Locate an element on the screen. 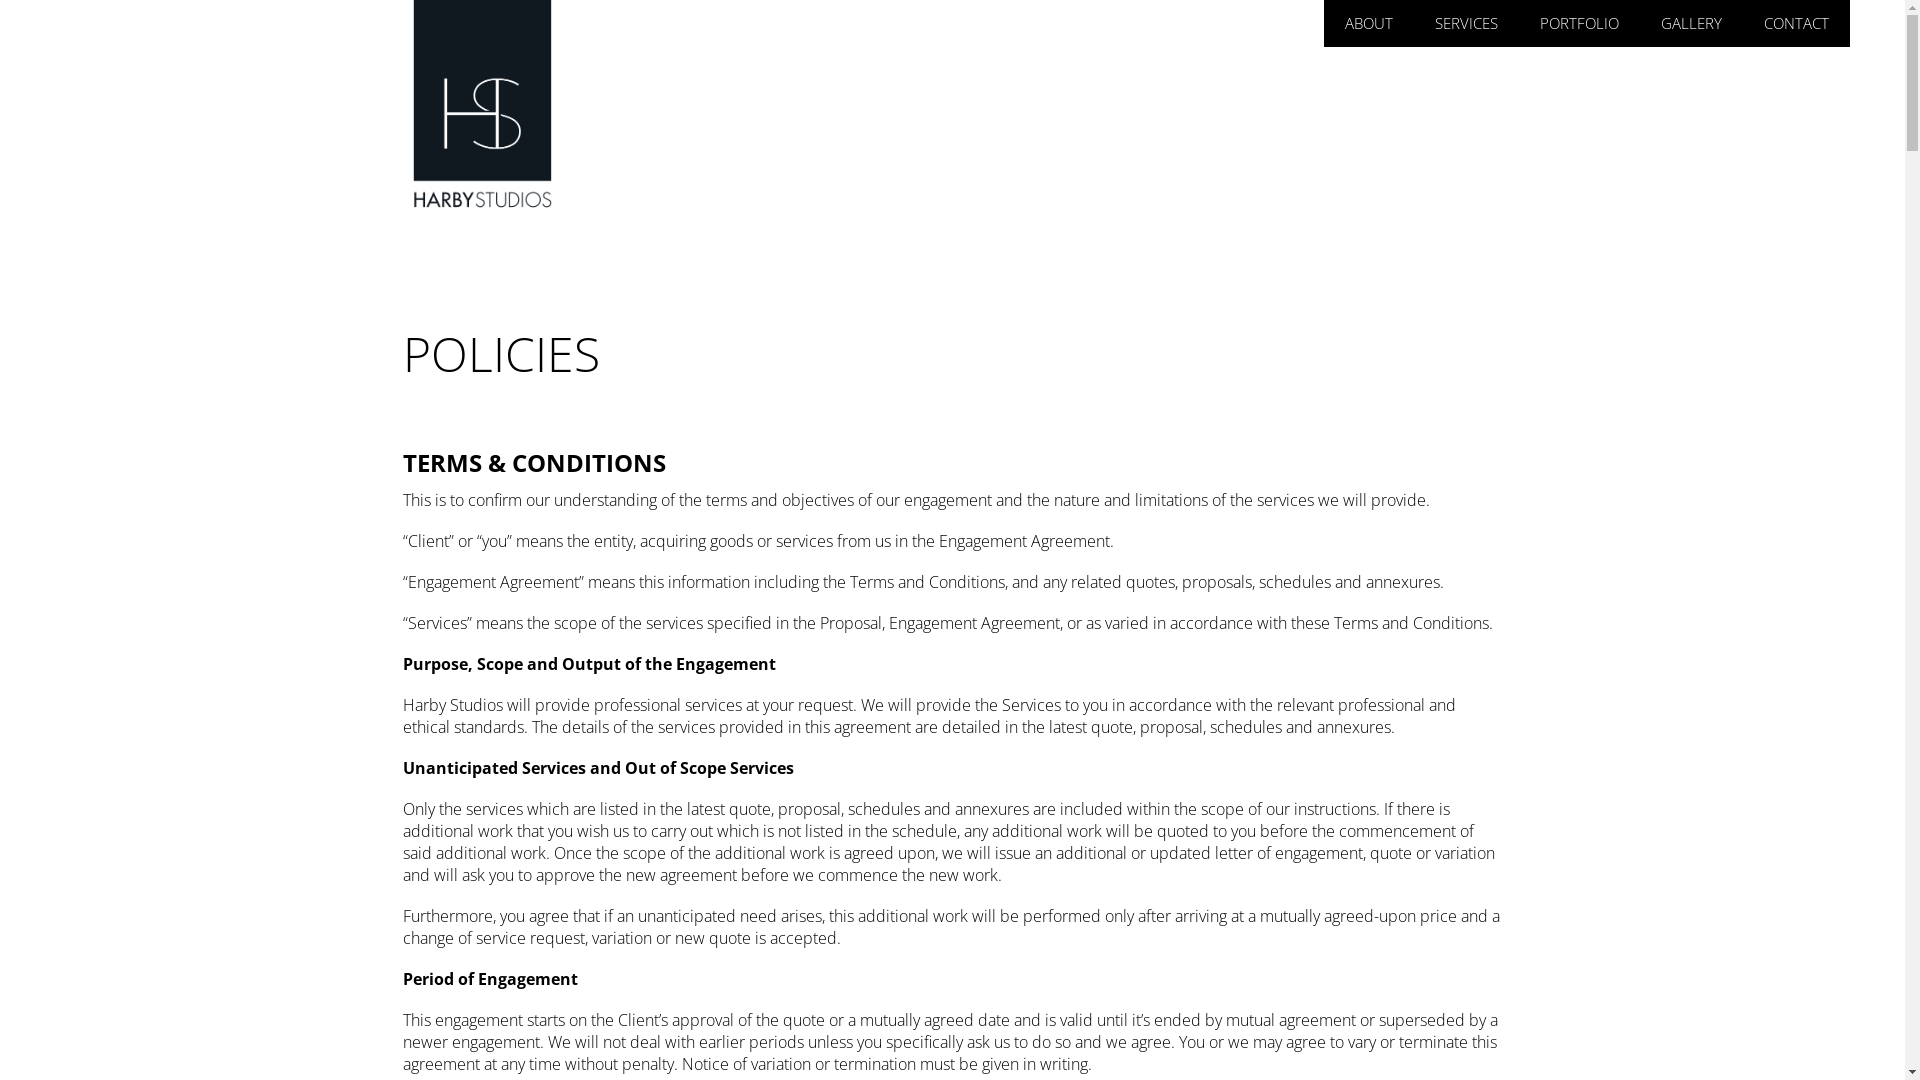 This screenshot has height=1080, width=1920. 'PORTFOLIO' is located at coordinates (1578, 23).